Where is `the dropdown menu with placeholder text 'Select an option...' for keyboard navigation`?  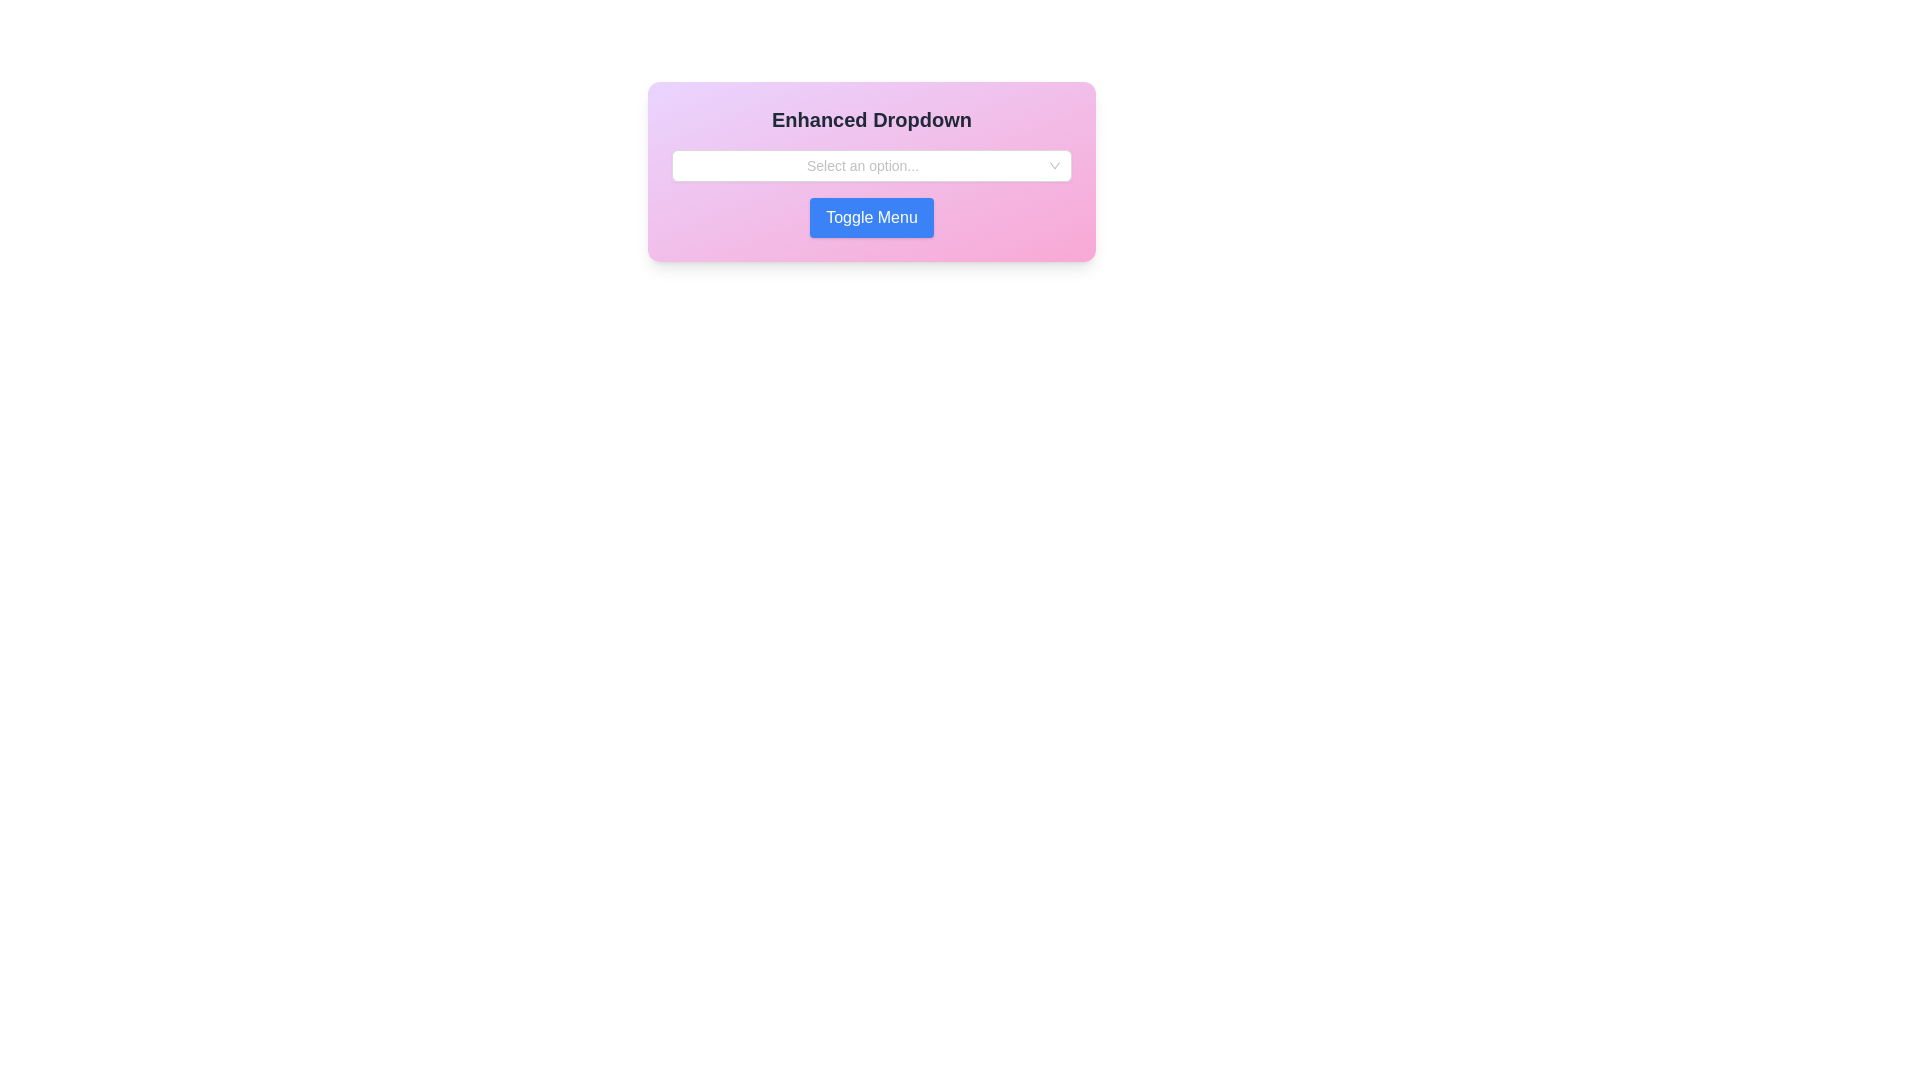
the dropdown menu with placeholder text 'Select an option...' for keyboard navigation is located at coordinates (872, 164).